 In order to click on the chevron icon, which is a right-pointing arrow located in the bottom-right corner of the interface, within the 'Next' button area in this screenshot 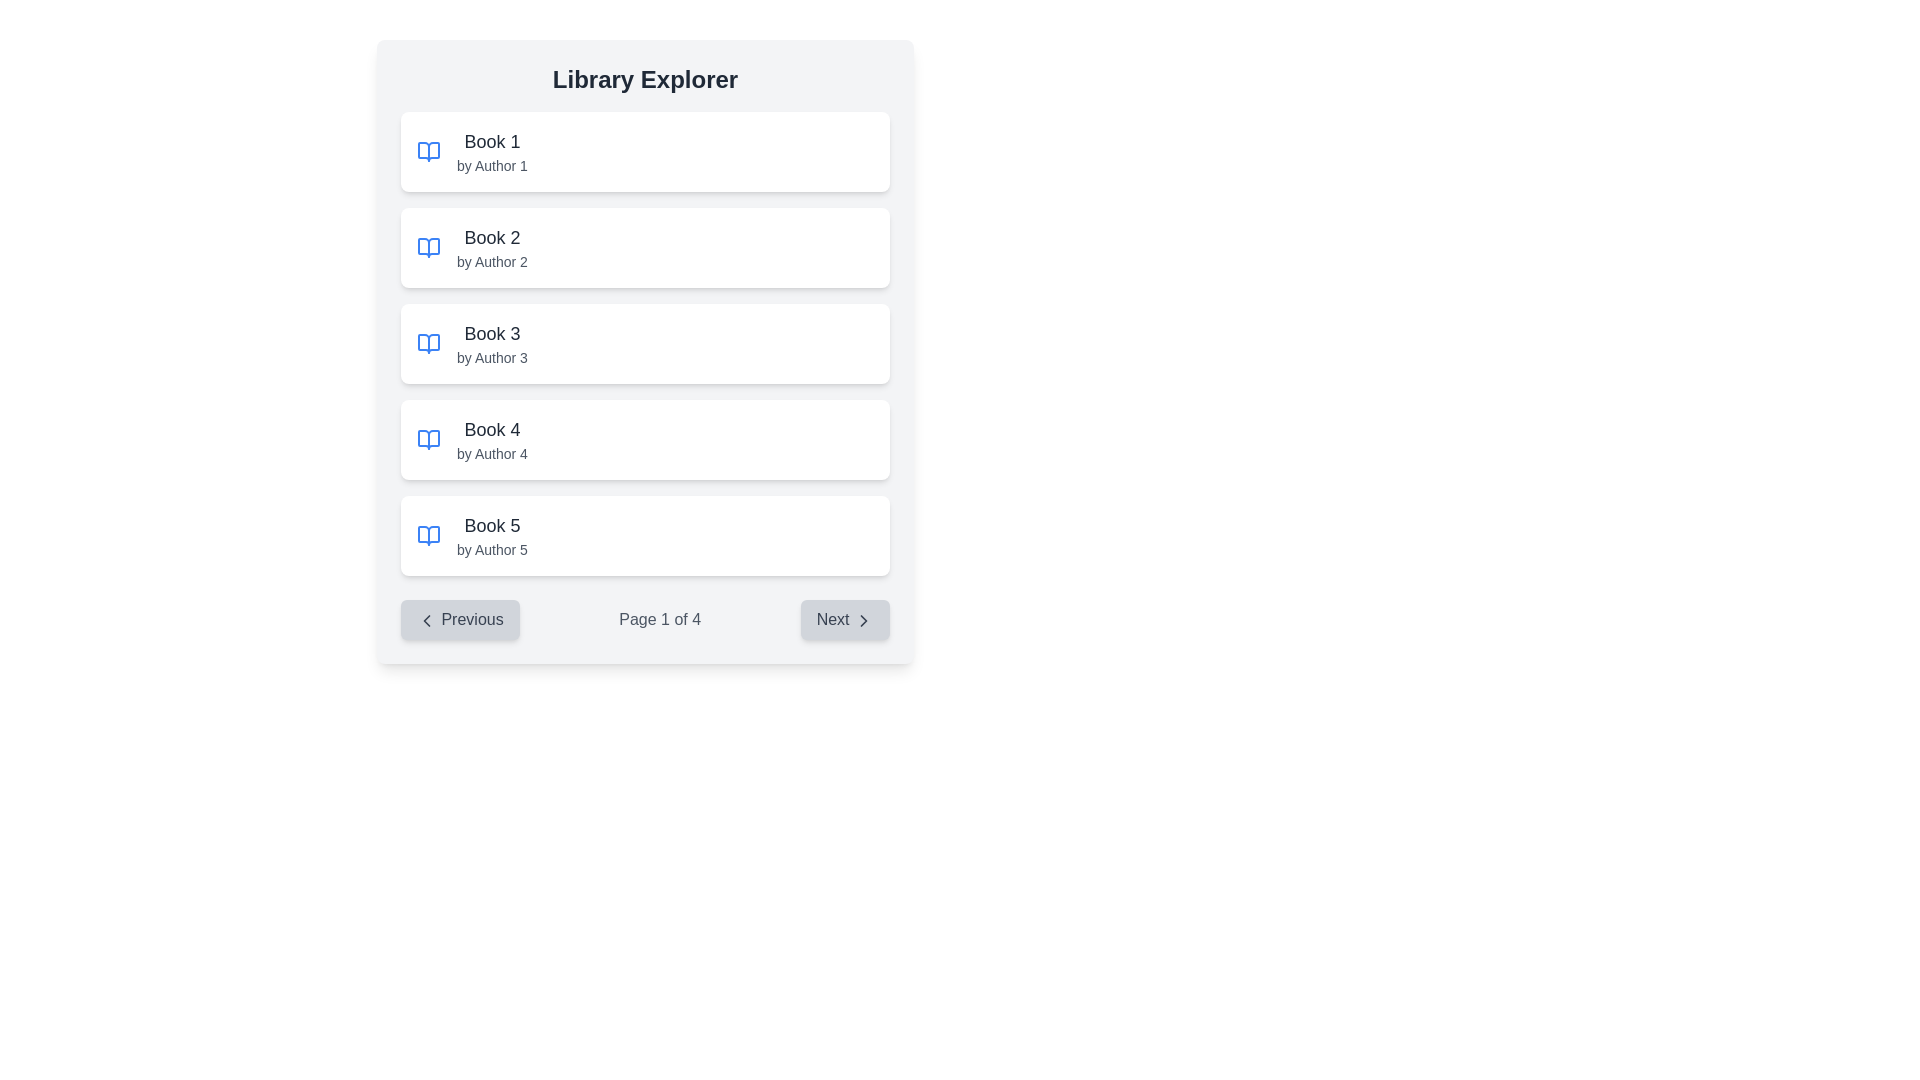, I will do `click(864, 619)`.